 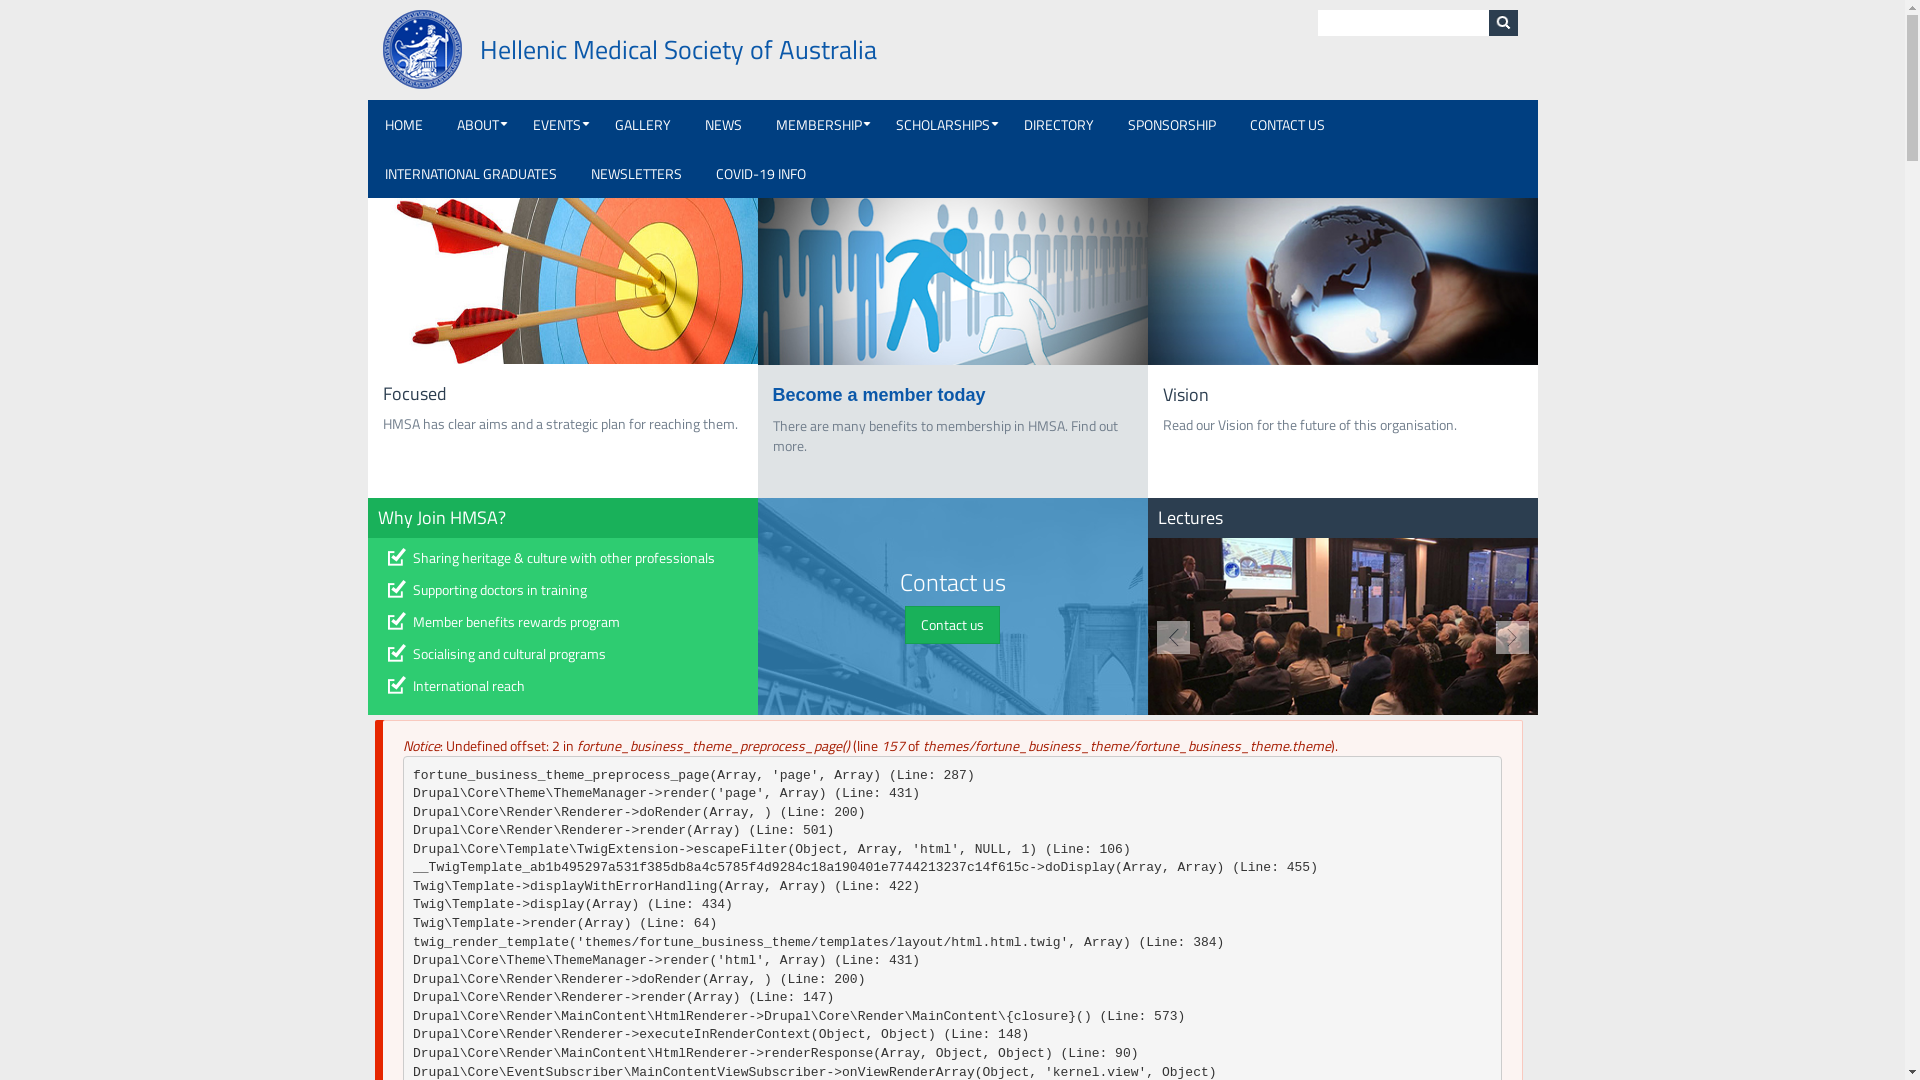 I want to click on 'HOME', so click(x=402, y=124).